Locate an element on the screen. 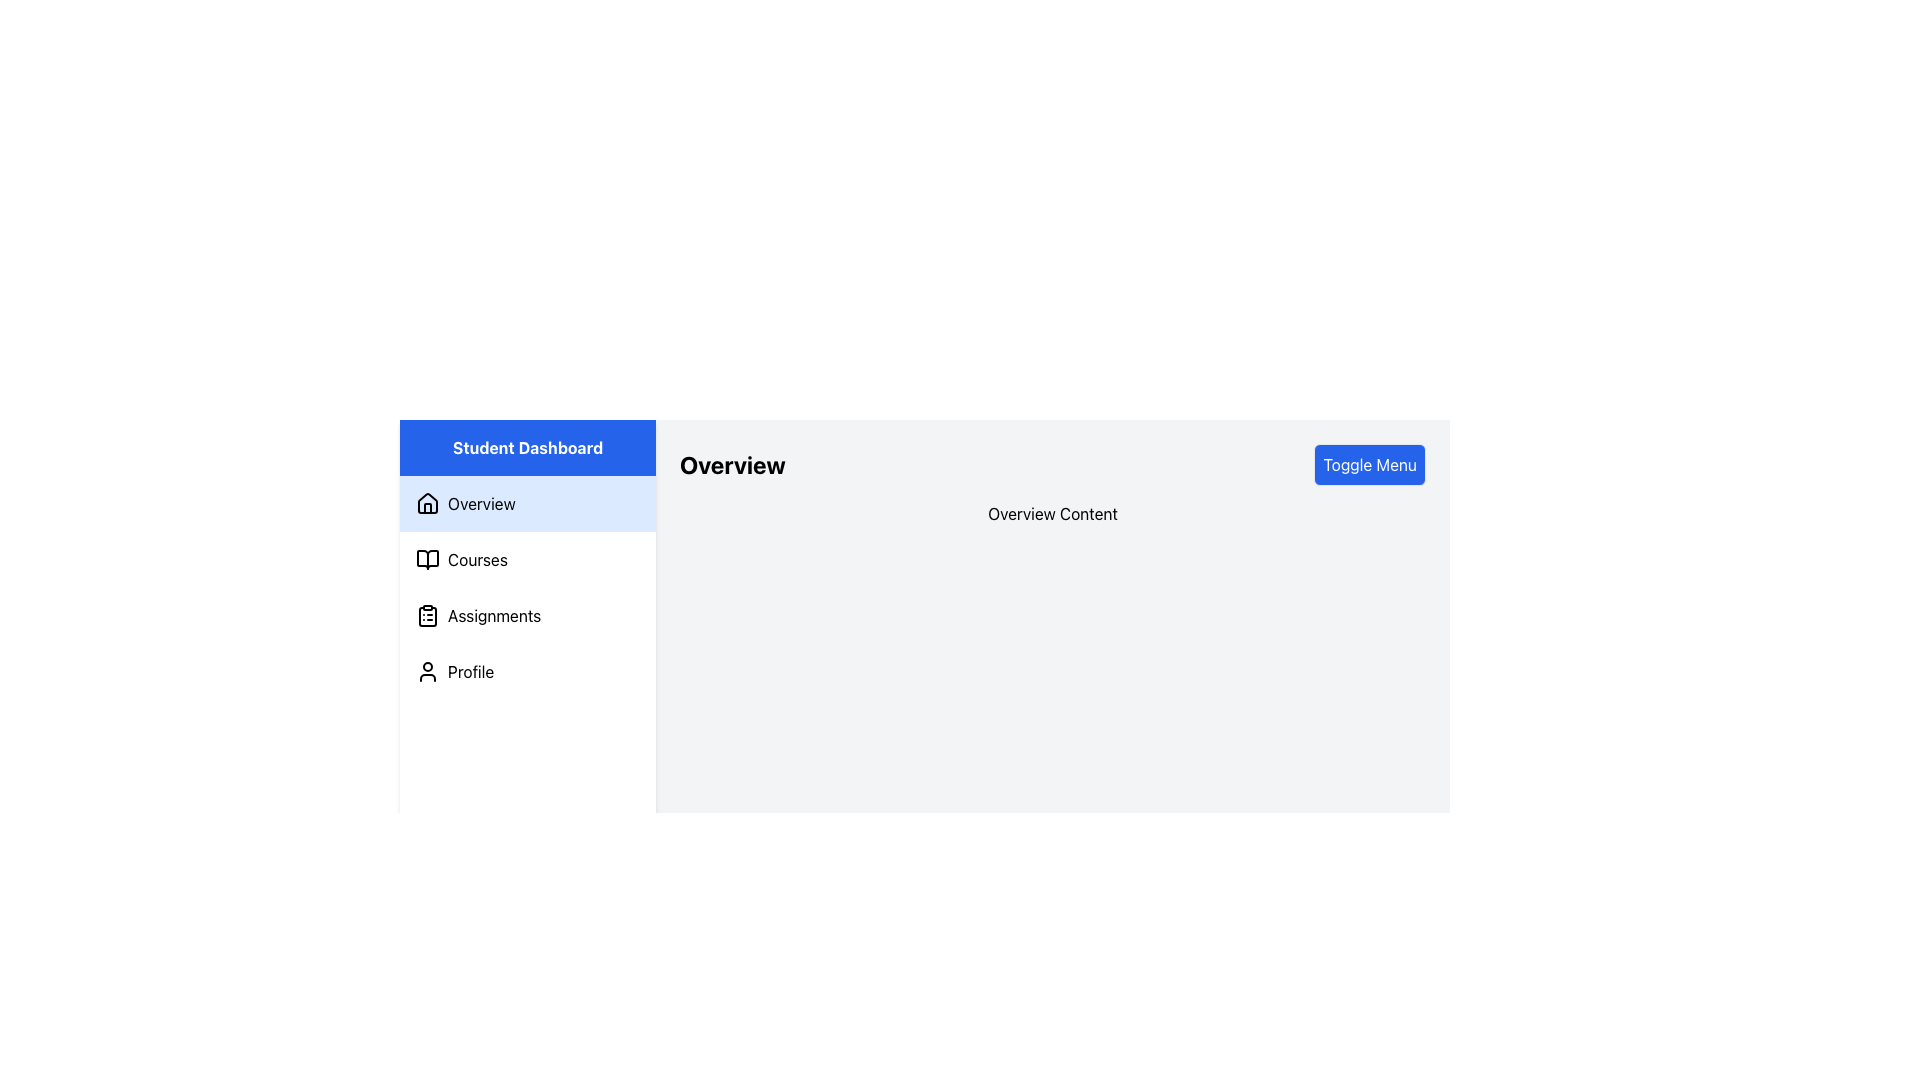  the open book icon located in the second position of the left navigation panel to associate it with the 'Courses' navigation is located at coordinates (426, 559).